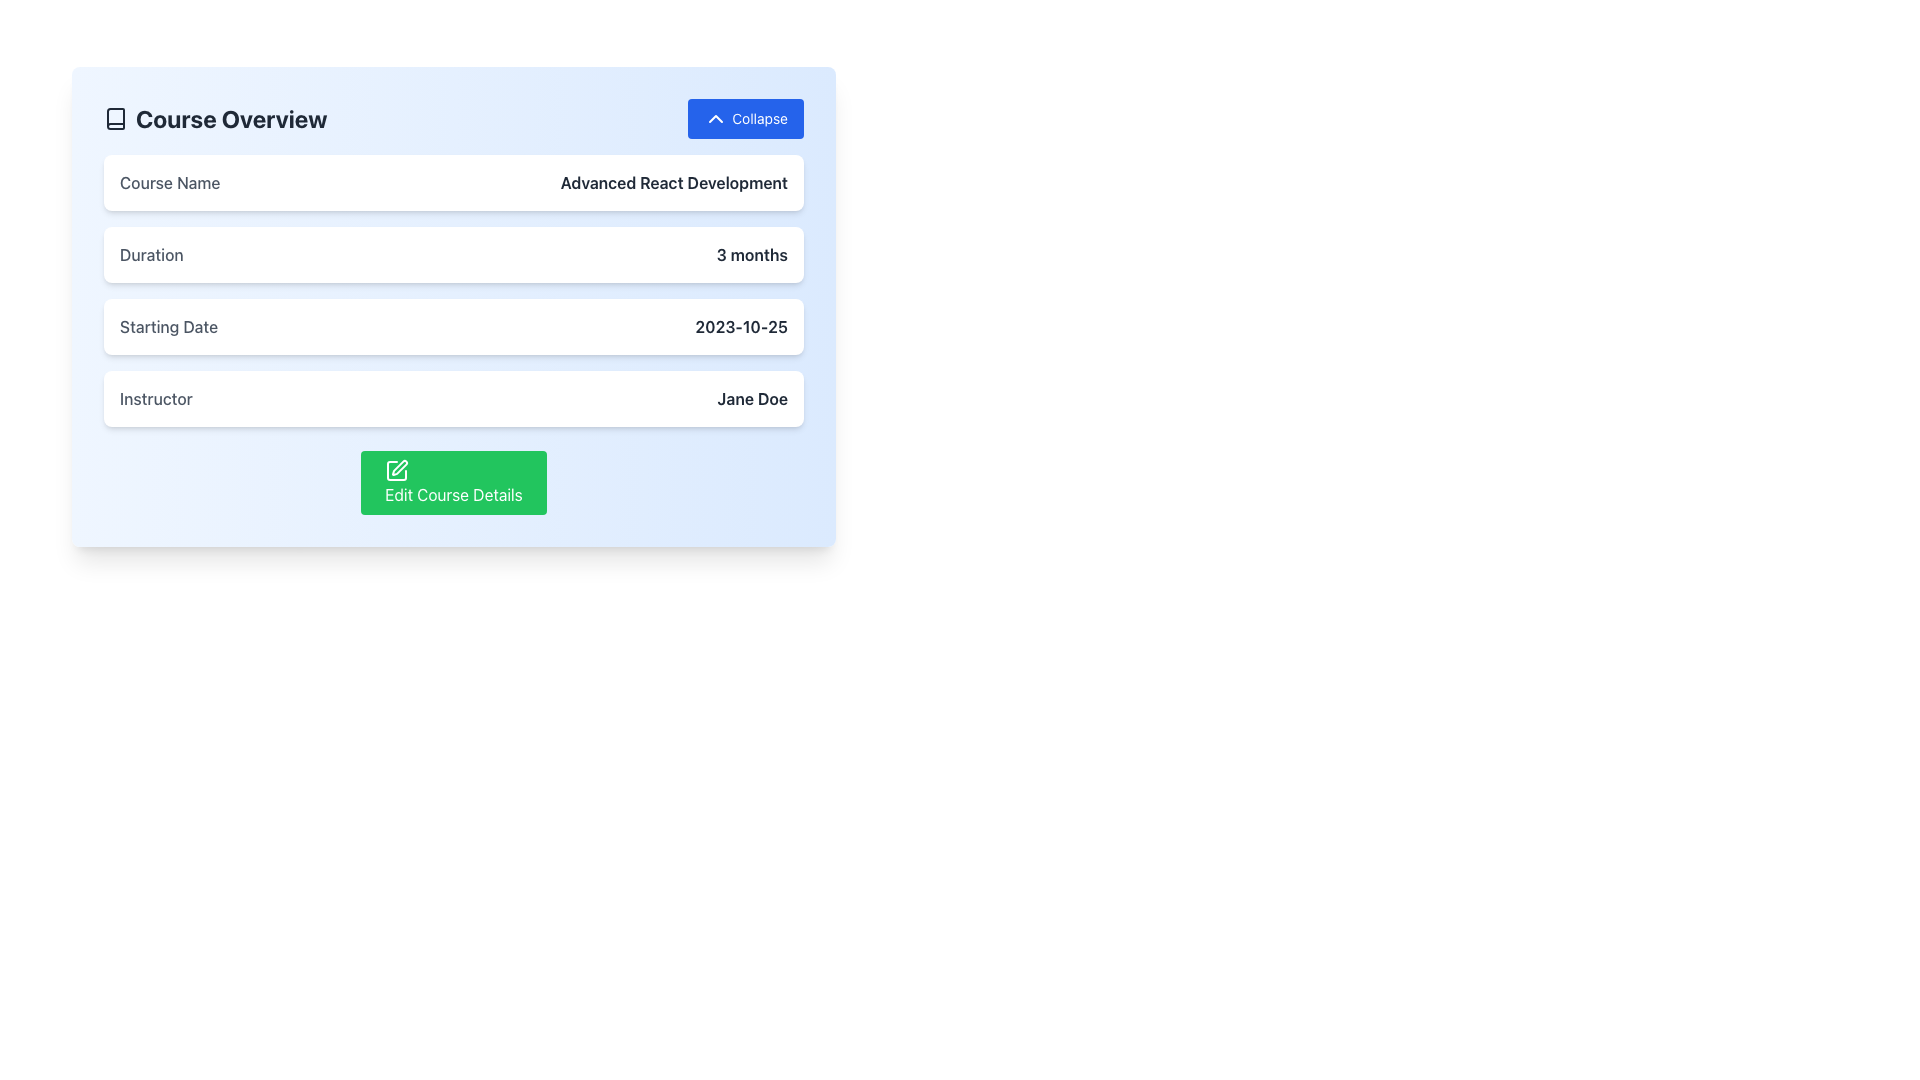  I want to click on the static text label that serves as a descriptive title for the '3 months' duration value, located to the left of the '3 months' text element, so click(150, 253).